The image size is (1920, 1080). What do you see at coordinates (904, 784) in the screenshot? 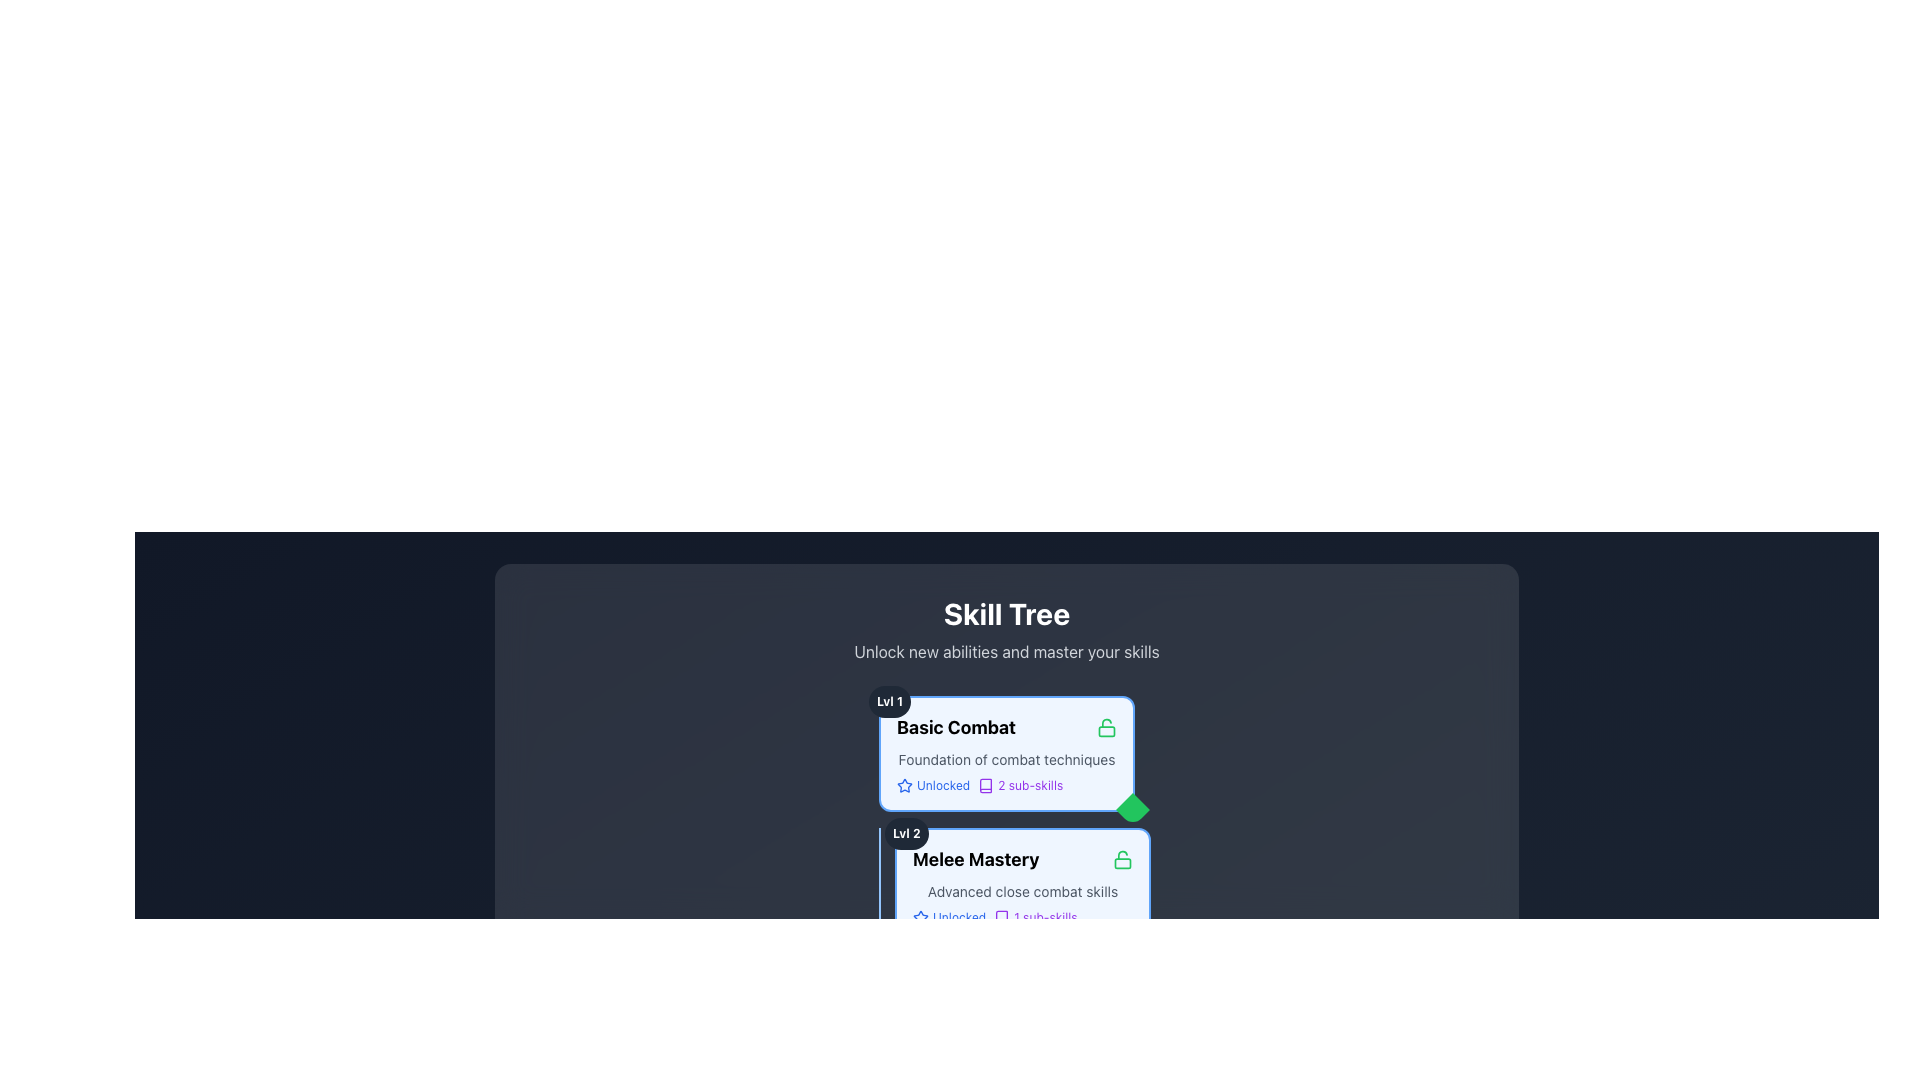
I see `the star icon located at the top-right corner of the 'Basic Combat' skill box in the Skill Tree interface, which indicates favorites or achievements` at bounding box center [904, 784].